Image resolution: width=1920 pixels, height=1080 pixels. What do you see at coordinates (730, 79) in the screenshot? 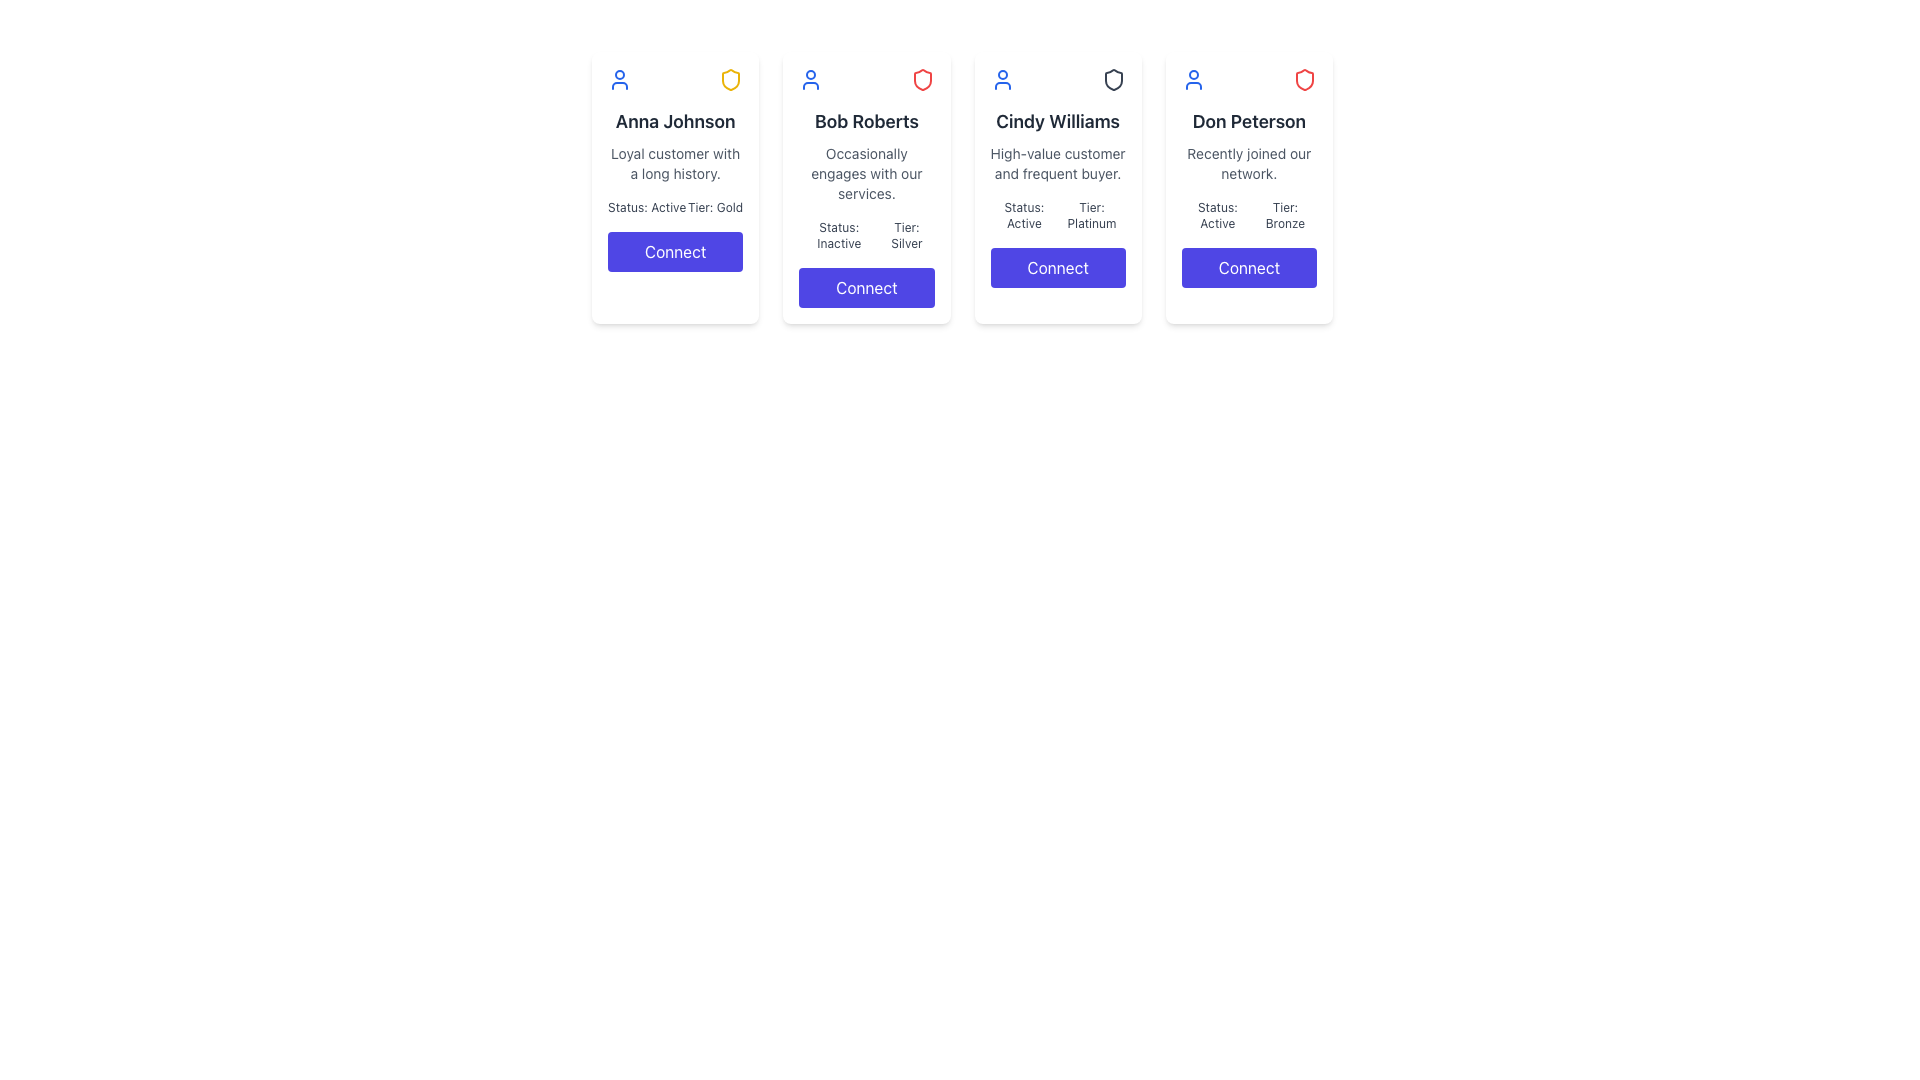
I see `the shield icon located at the top-right corner of Anna Johnson's card, which serves as a visual indicator of status or tier, emphasizing exclusivity or protection` at bounding box center [730, 79].